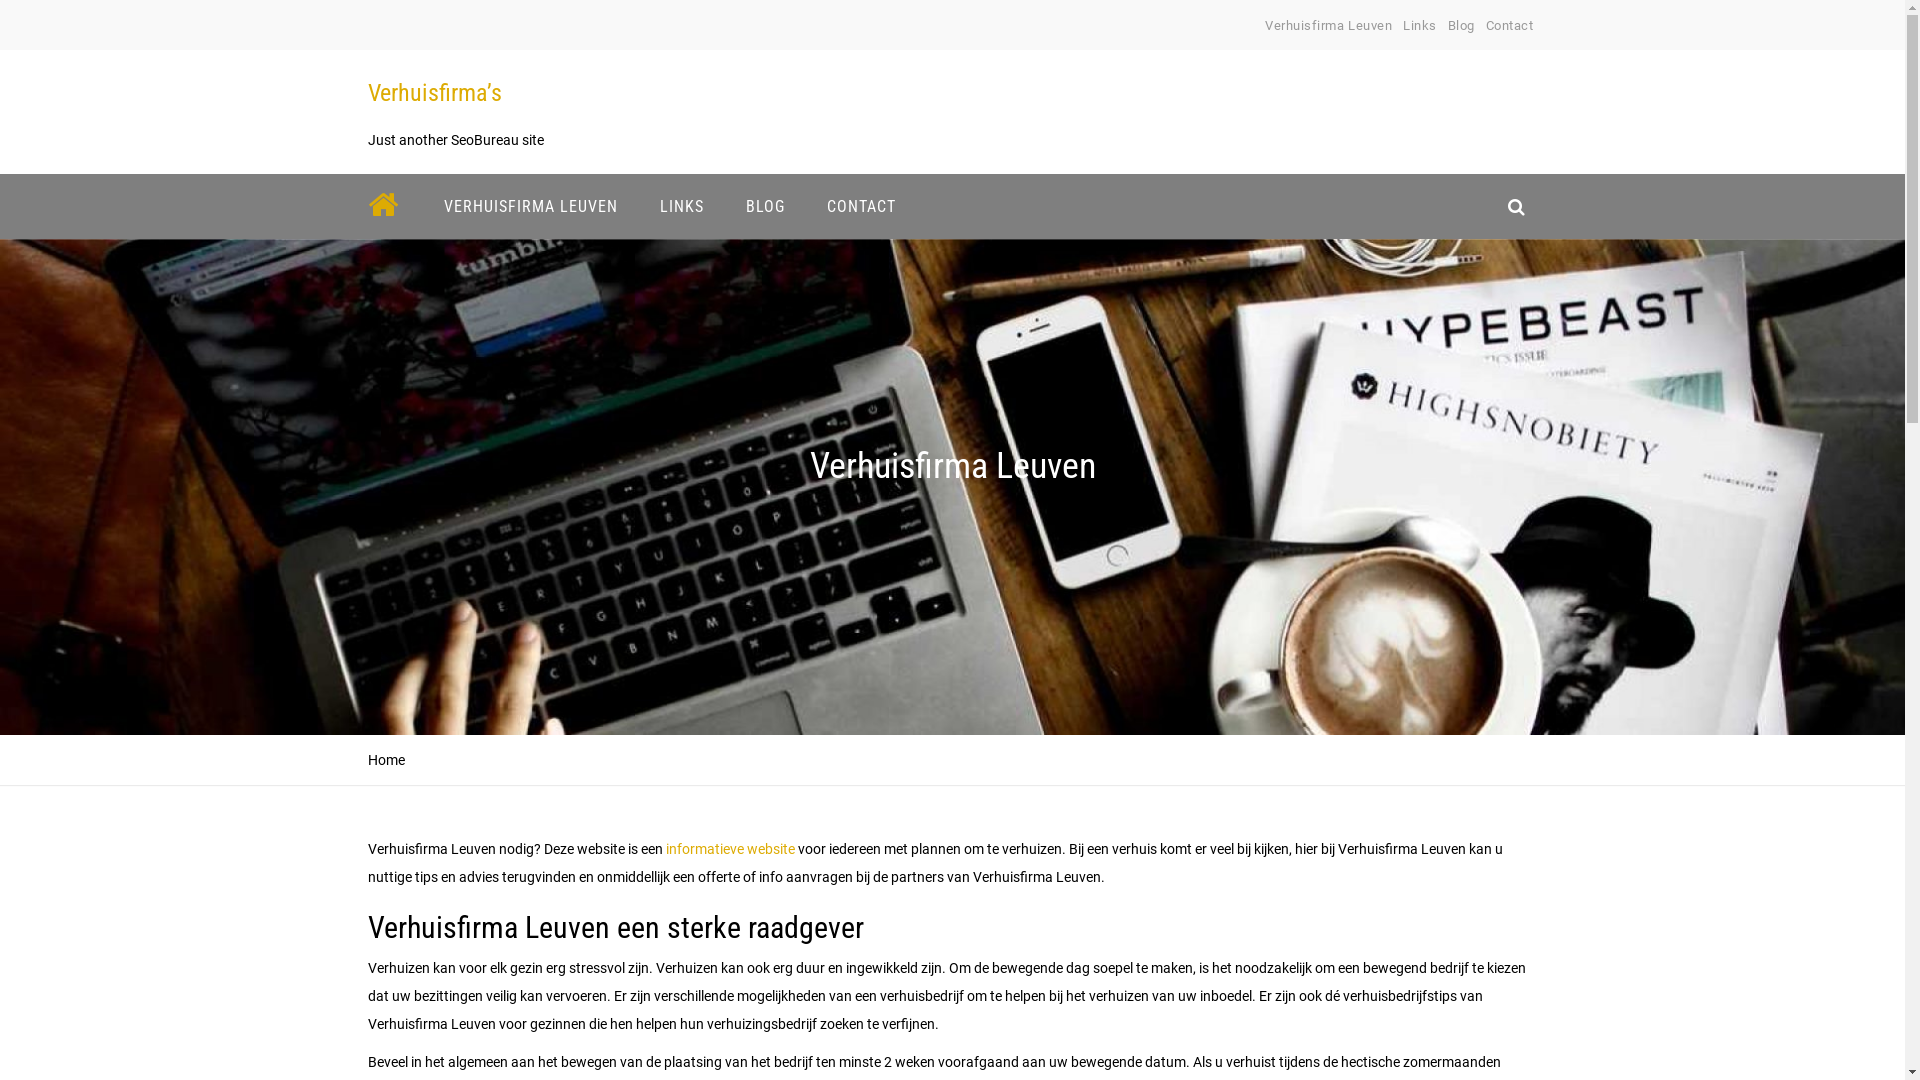 Image resolution: width=1920 pixels, height=1080 pixels. What do you see at coordinates (429, 206) in the screenshot?
I see `'VERHUISFIRMA LEUVEN'` at bounding box center [429, 206].